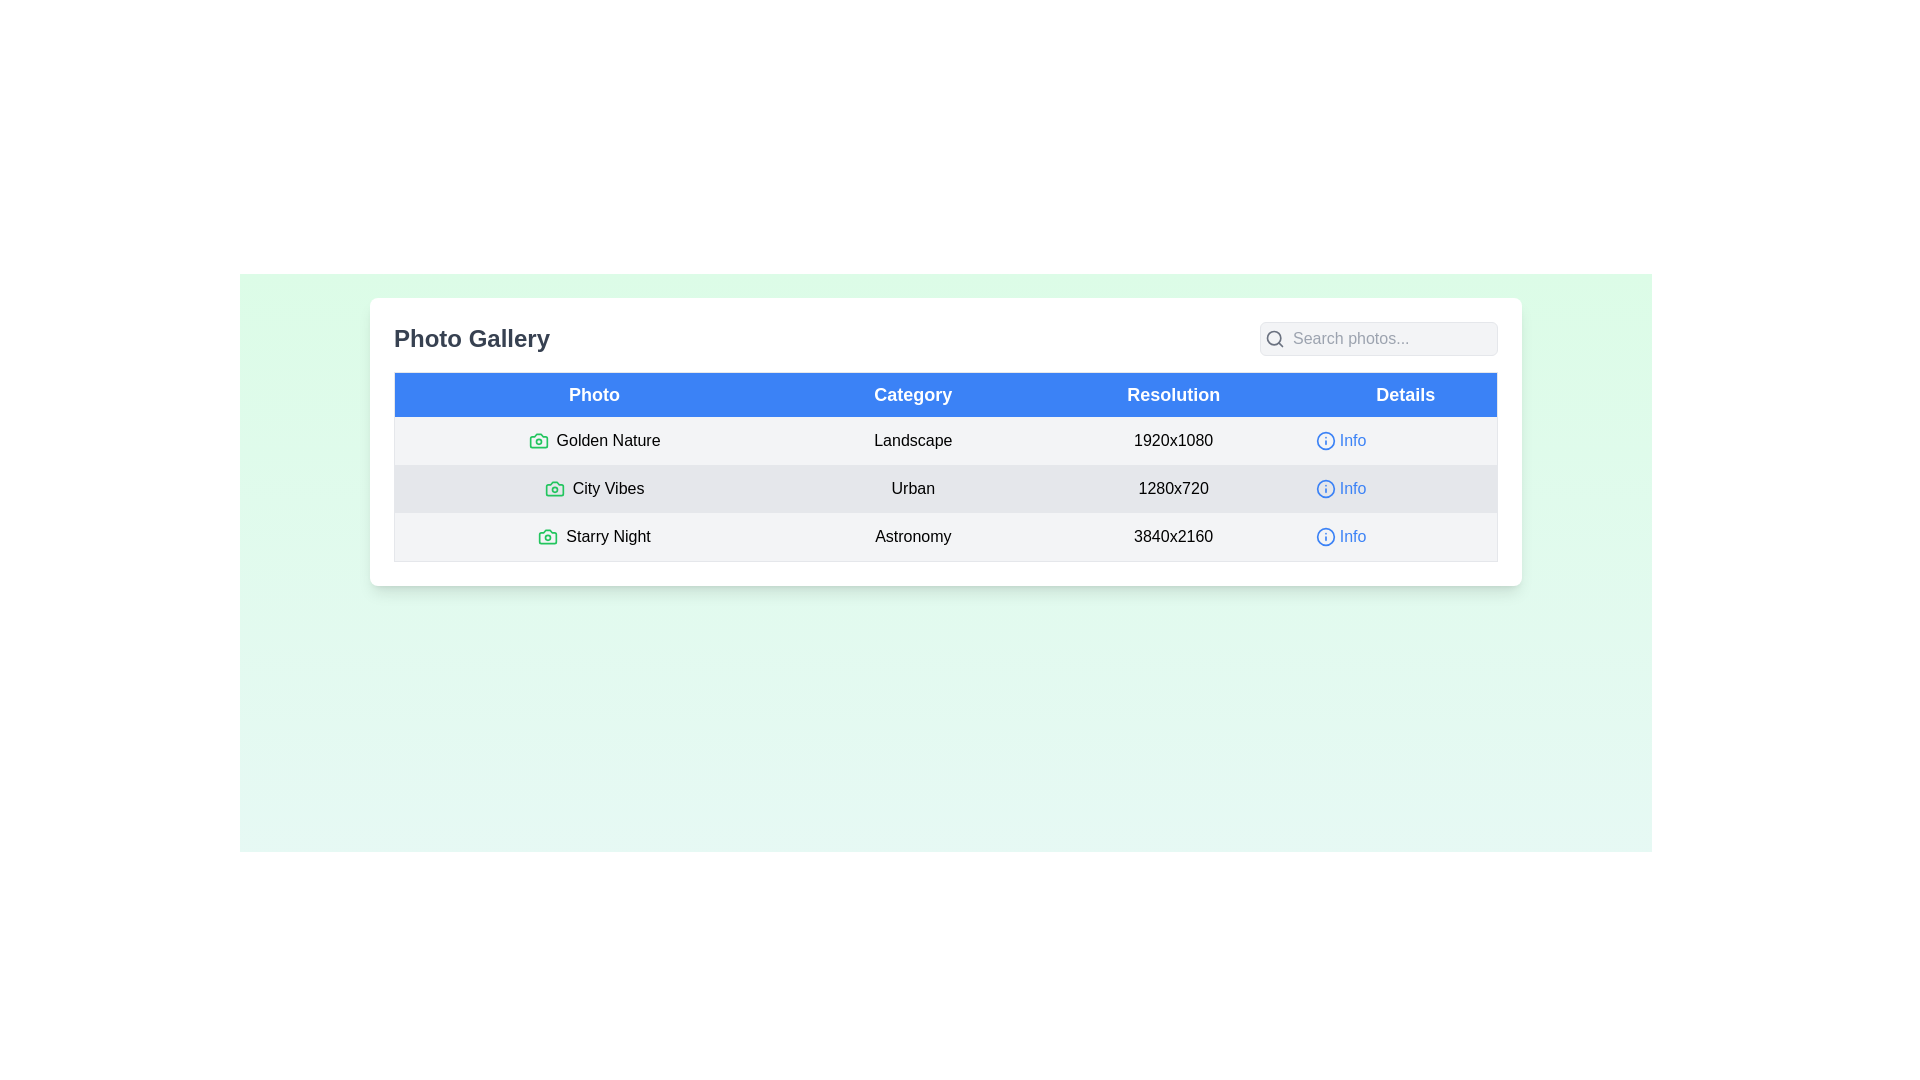  Describe the element at coordinates (593, 535) in the screenshot. I see `the text 'Starry Night' in the third row of the 'Photo' column in the table under the 'Photo Gallery' header` at that location.